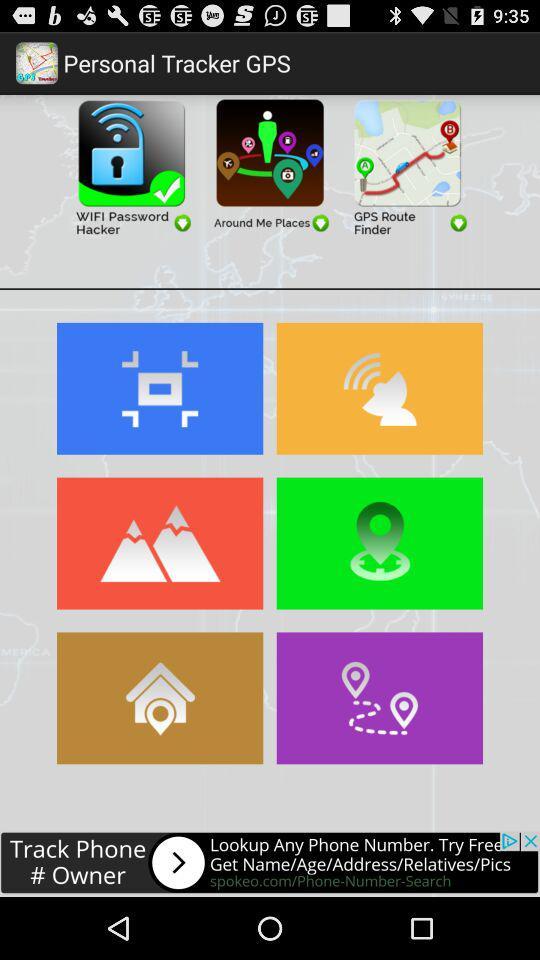 The width and height of the screenshot is (540, 960). Describe the element at coordinates (379, 543) in the screenshot. I see `the location` at that location.